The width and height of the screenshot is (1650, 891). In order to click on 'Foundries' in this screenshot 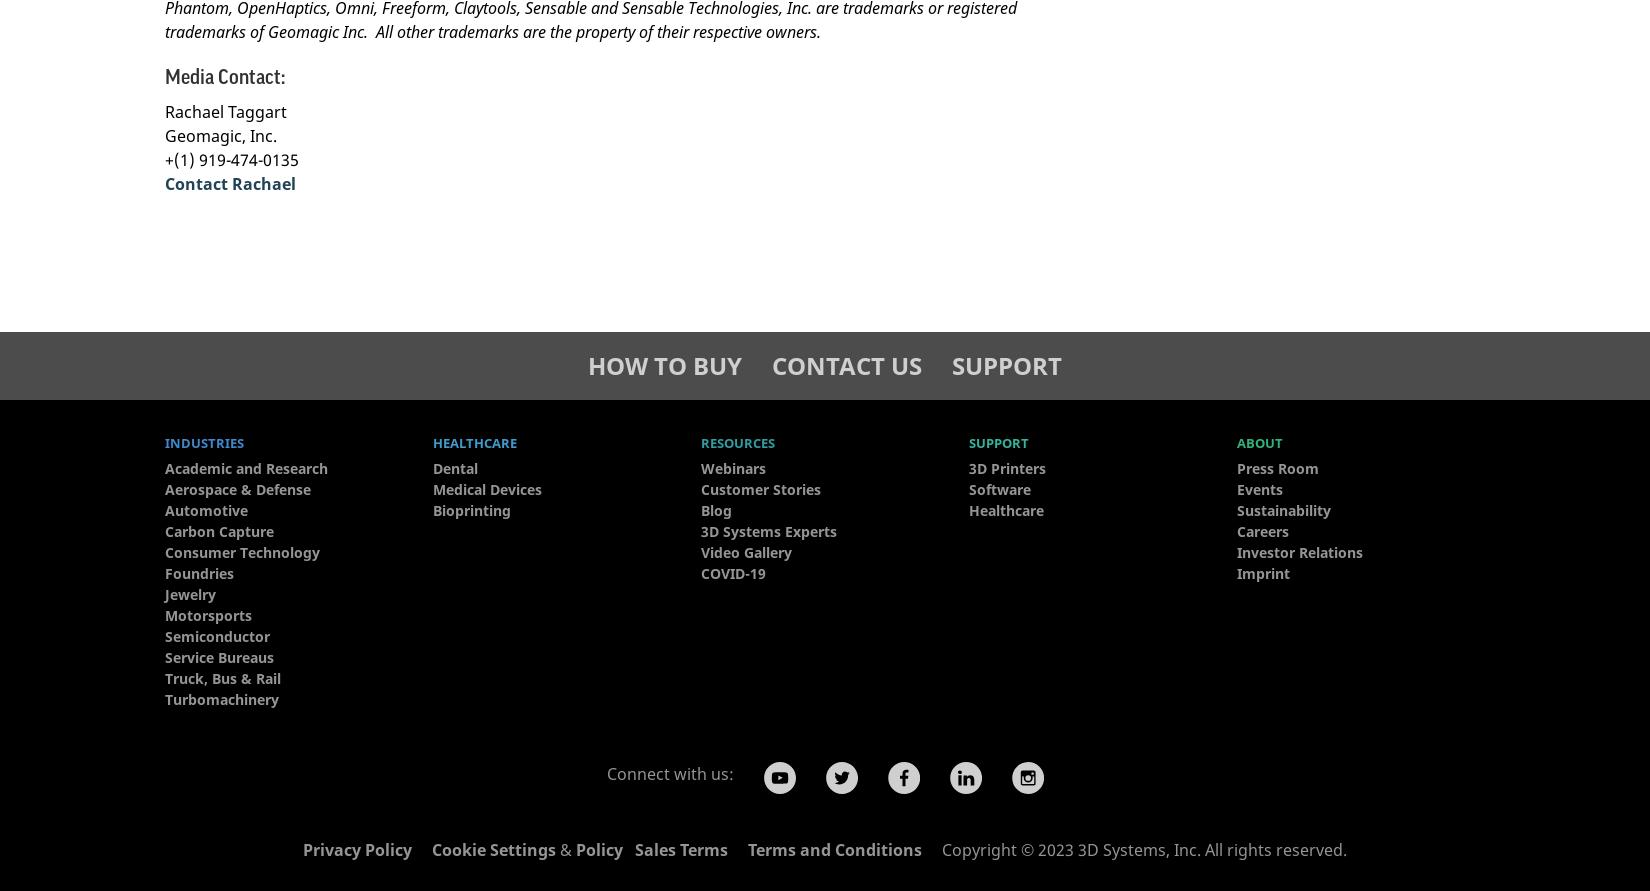, I will do `click(199, 572)`.